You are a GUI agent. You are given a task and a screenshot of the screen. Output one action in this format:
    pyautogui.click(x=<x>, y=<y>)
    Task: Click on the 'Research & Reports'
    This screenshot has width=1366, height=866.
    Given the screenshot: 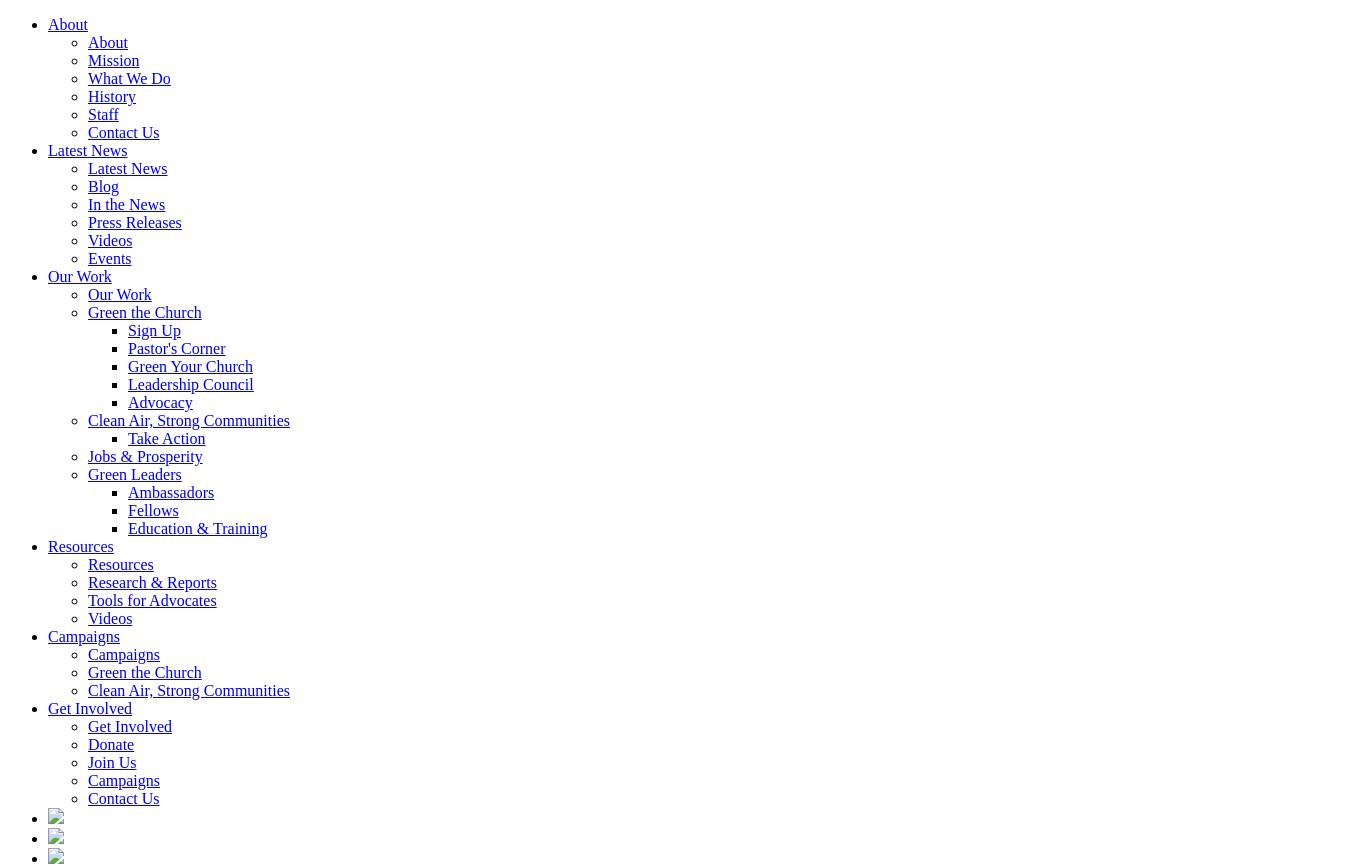 What is the action you would take?
    pyautogui.click(x=87, y=582)
    